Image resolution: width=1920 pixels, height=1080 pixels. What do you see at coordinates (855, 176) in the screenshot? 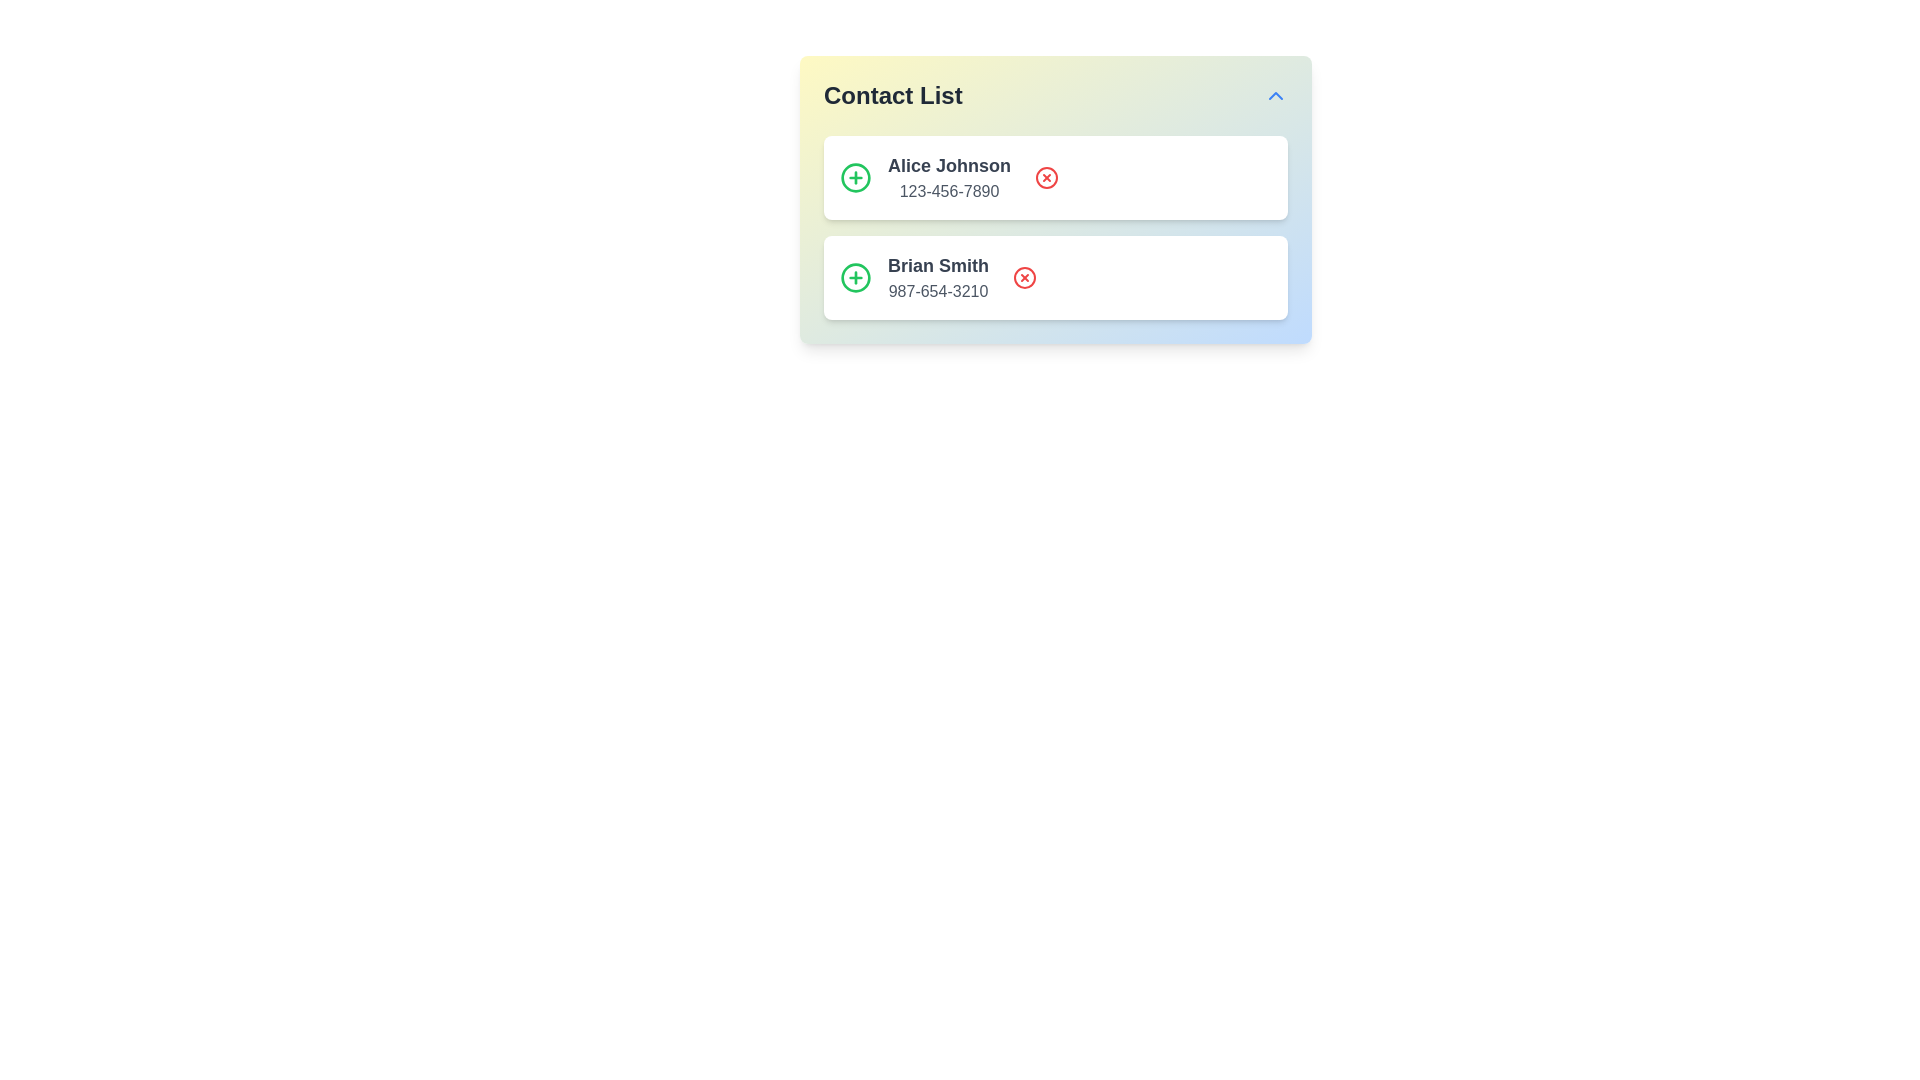
I see `the circular green icon button featuring a plus sign, located to the left of 'Brian Smith' and above the phone number` at bounding box center [855, 176].